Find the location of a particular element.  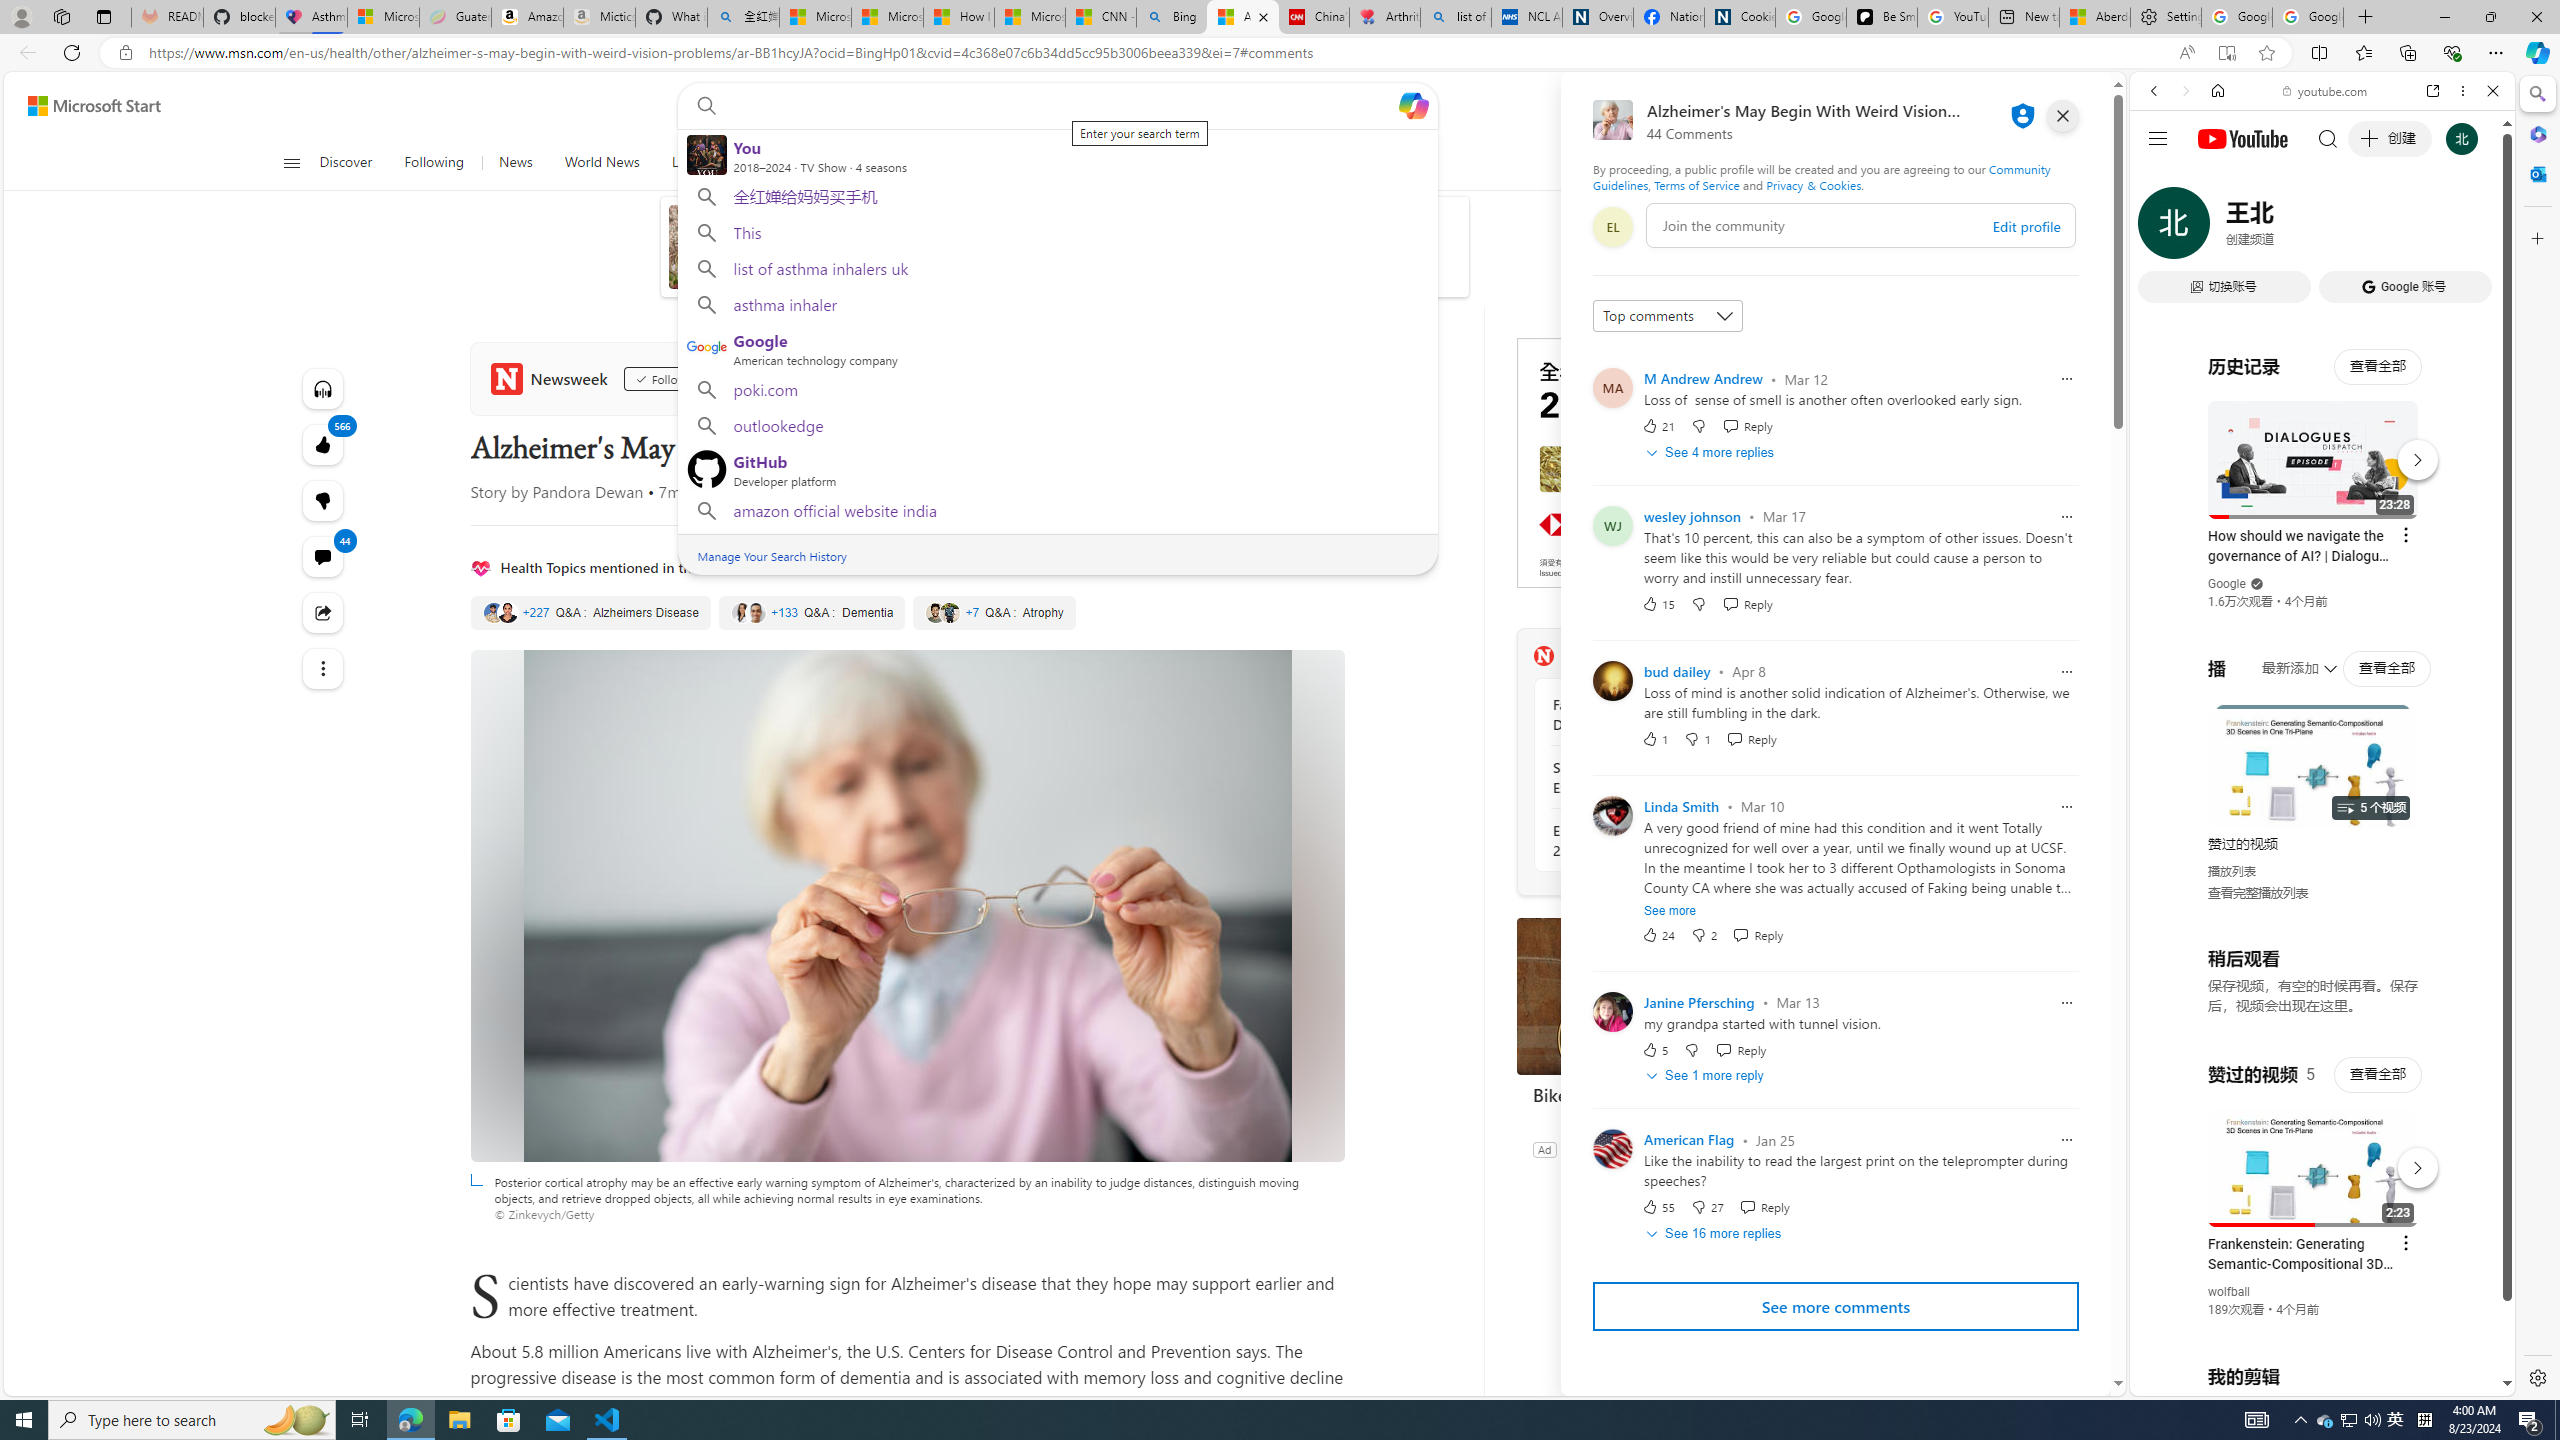

'M Andrew Andrew' is located at coordinates (1703, 378).